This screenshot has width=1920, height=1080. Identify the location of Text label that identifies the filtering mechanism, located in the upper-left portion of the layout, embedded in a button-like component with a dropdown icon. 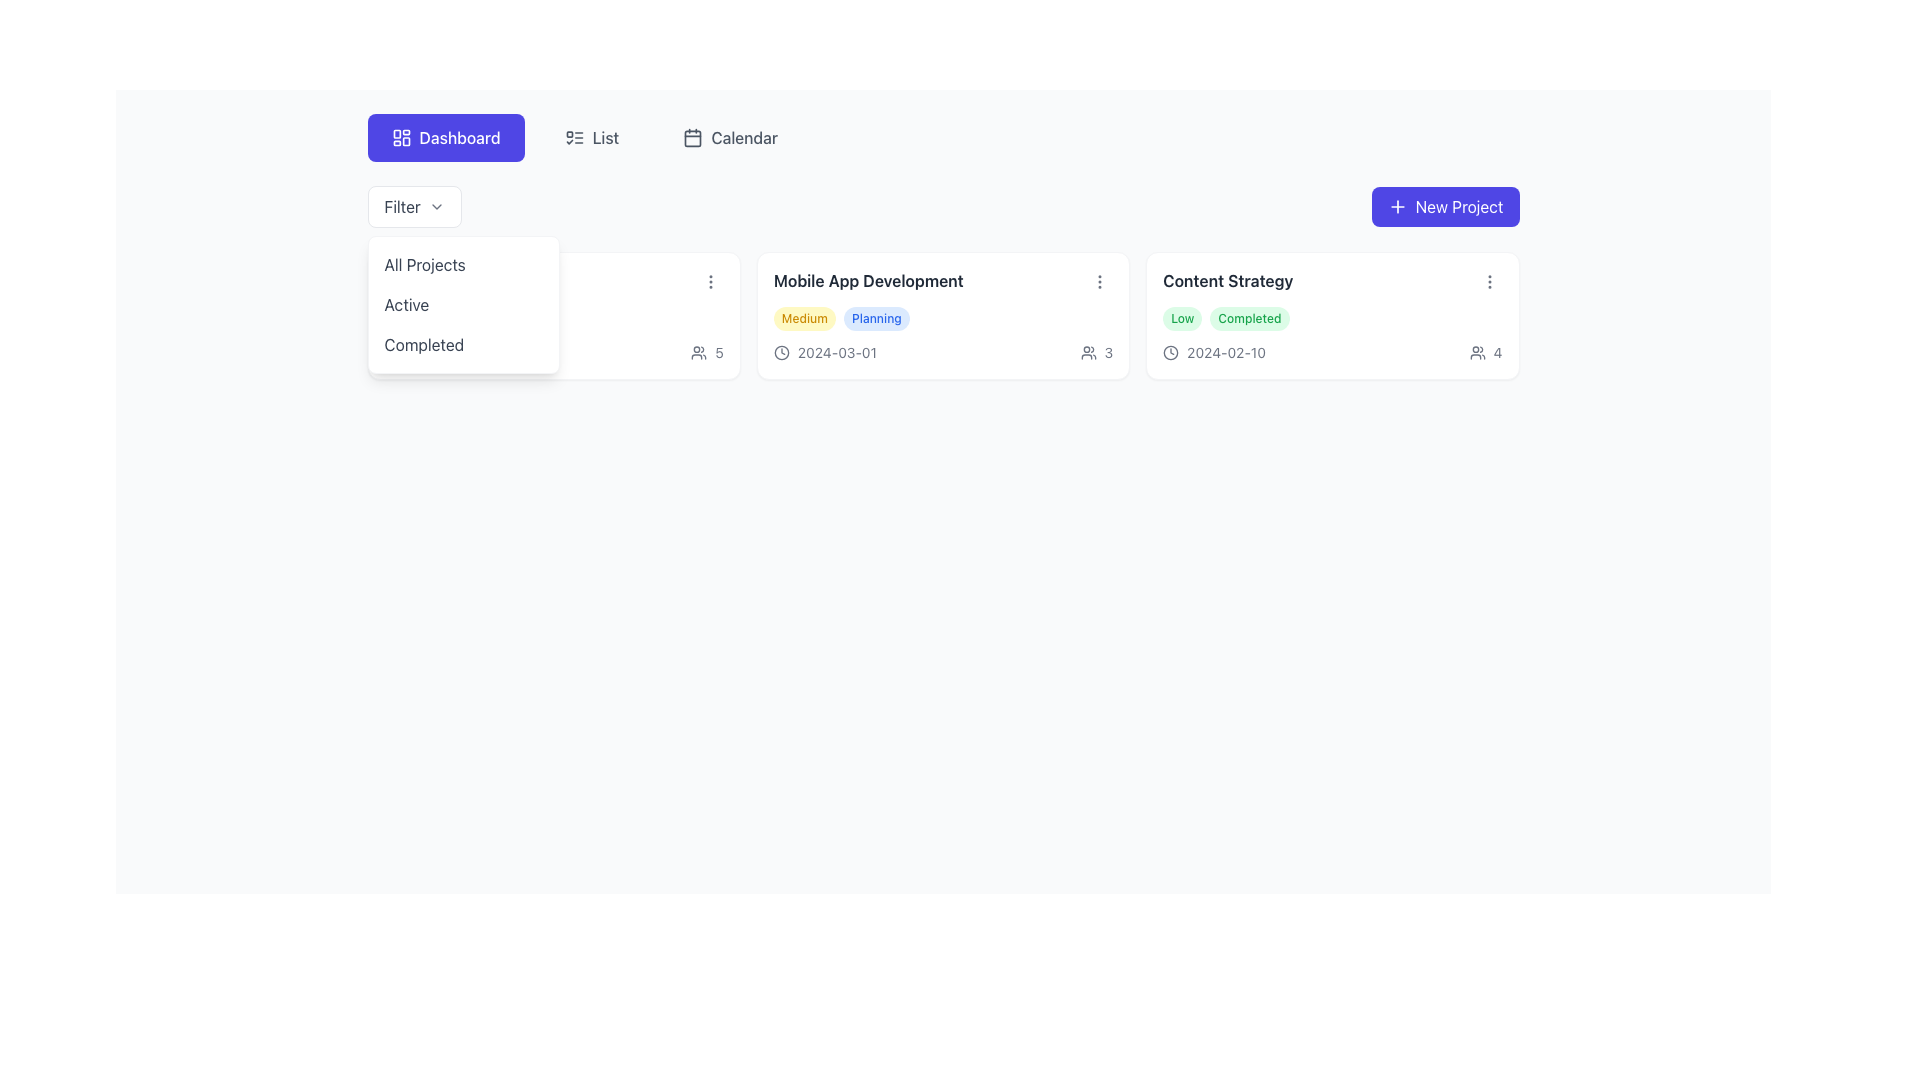
(401, 207).